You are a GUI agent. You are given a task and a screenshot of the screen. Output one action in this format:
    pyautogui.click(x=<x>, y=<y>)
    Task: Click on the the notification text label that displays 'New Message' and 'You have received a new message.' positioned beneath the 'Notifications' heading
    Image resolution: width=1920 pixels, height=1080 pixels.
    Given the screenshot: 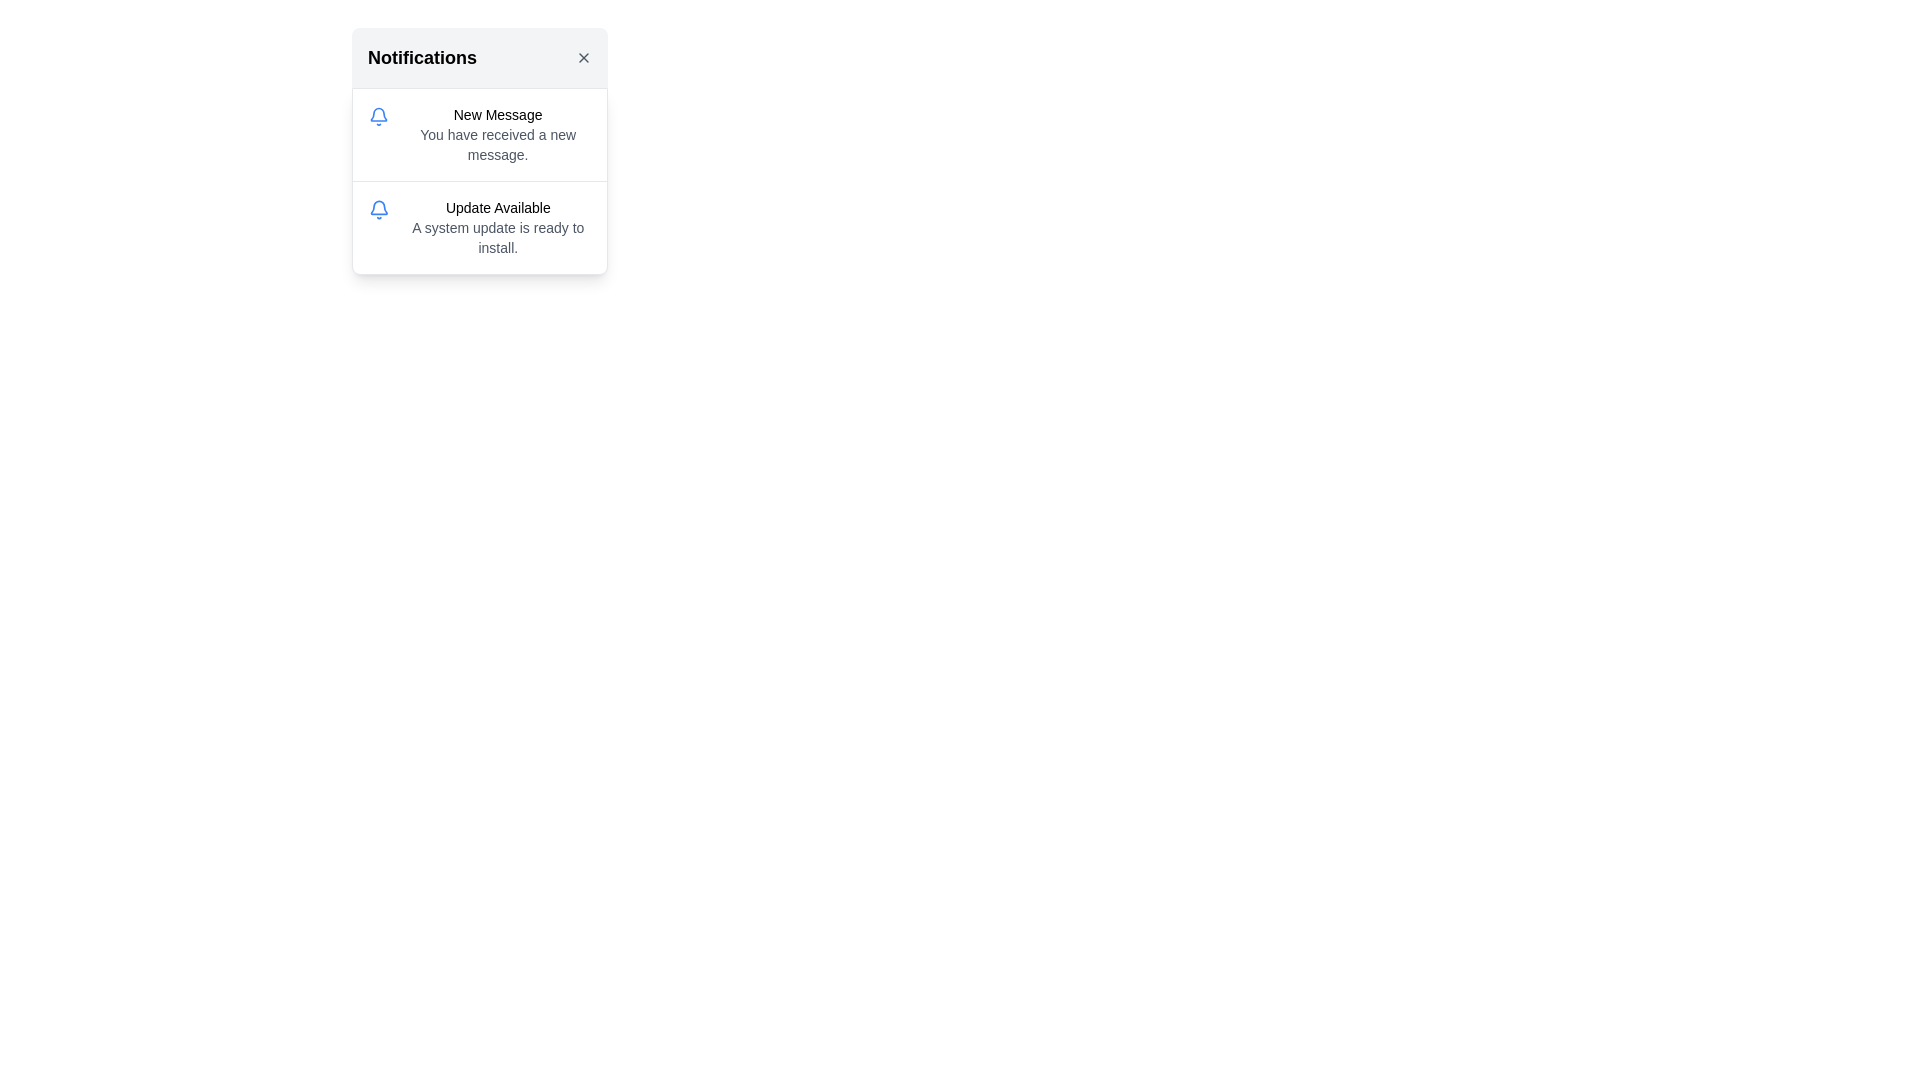 What is the action you would take?
    pyautogui.click(x=498, y=135)
    